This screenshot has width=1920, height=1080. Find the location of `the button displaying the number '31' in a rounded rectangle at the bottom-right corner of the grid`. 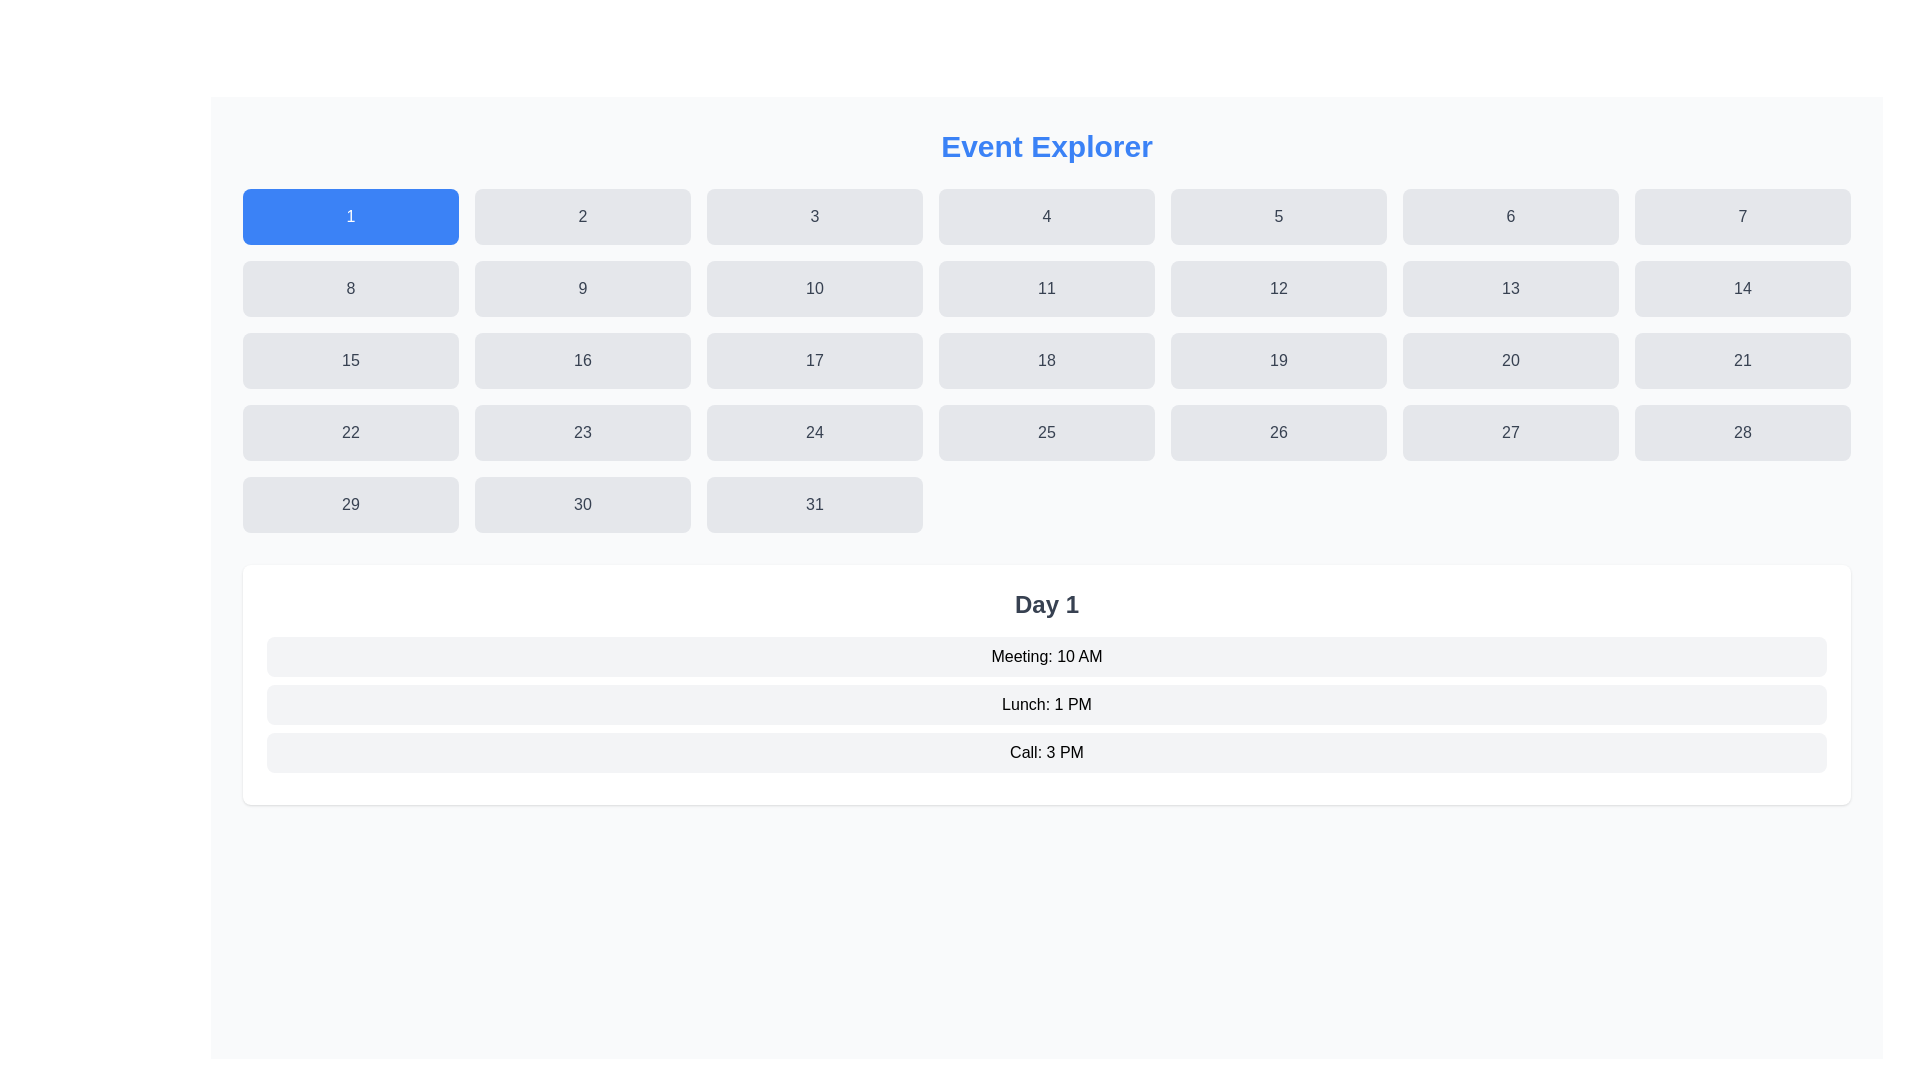

the button displaying the number '31' in a rounded rectangle at the bottom-right corner of the grid is located at coordinates (815, 504).